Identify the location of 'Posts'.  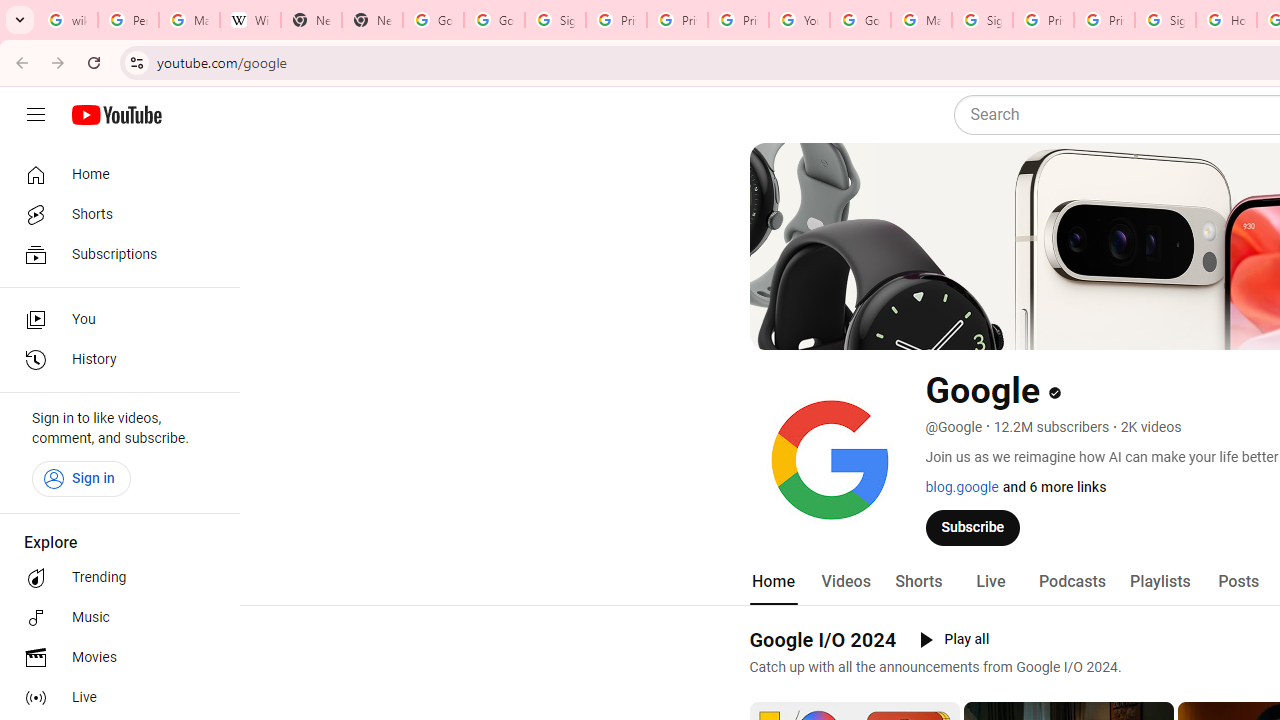
(1237, 581).